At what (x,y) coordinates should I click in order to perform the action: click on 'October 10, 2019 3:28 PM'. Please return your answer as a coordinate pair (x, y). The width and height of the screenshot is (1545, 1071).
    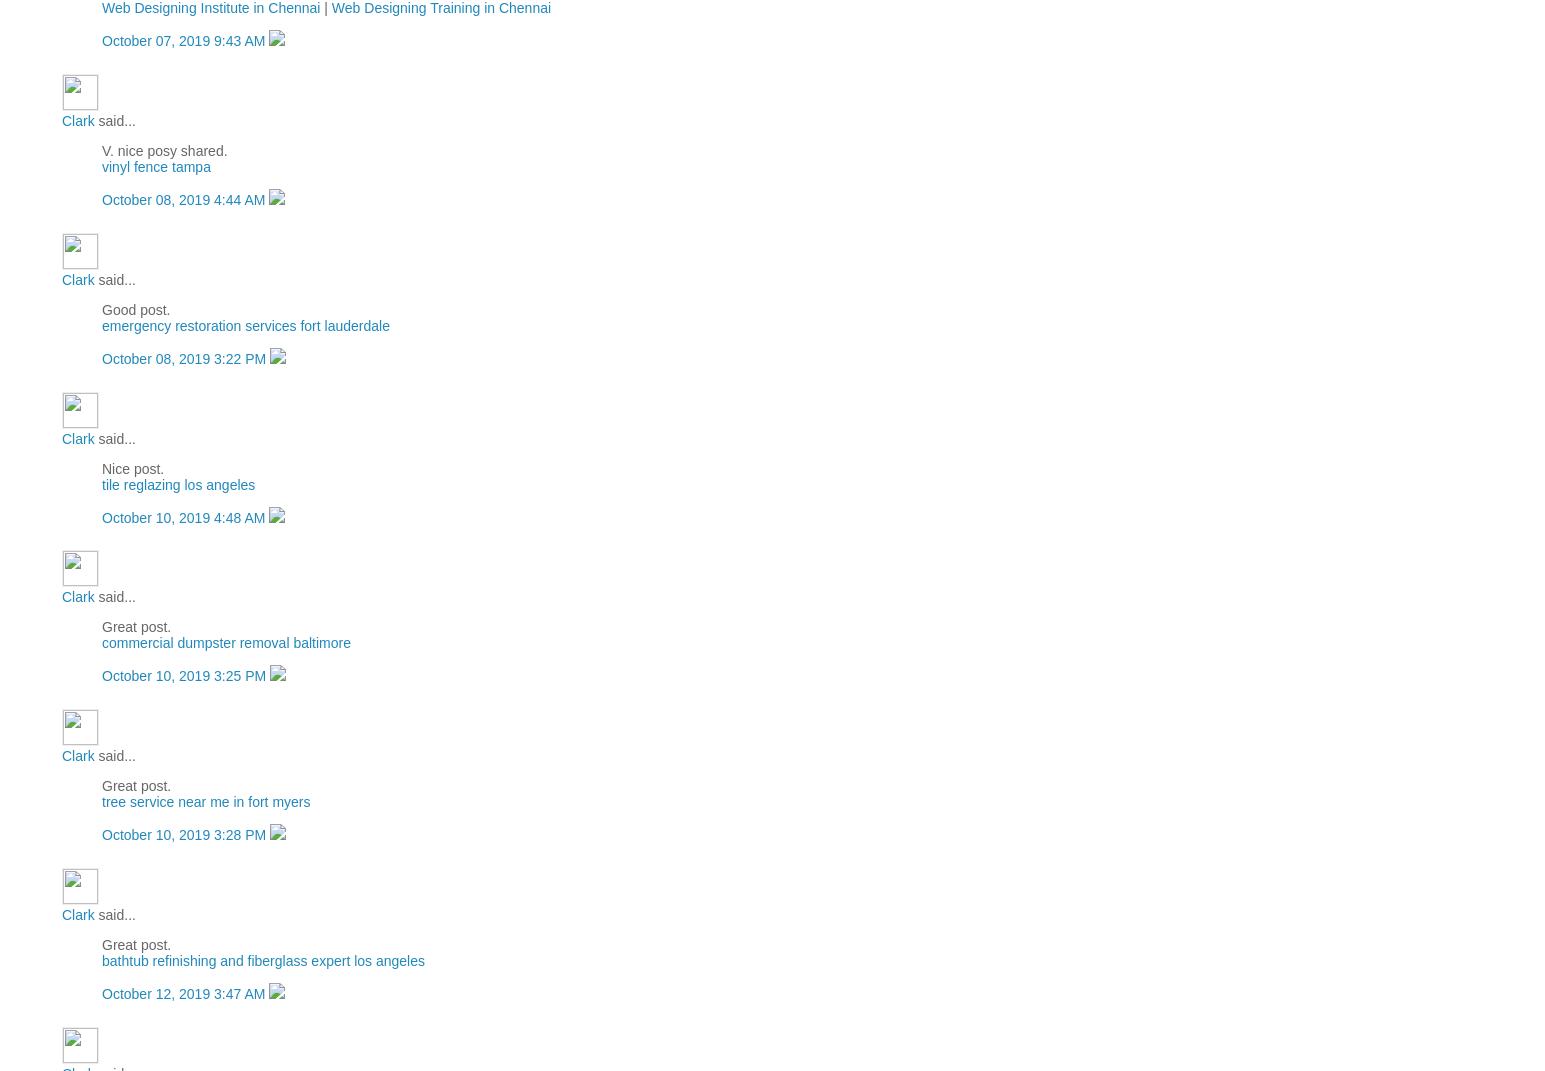
    Looking at the image, I should click on (186, 833).